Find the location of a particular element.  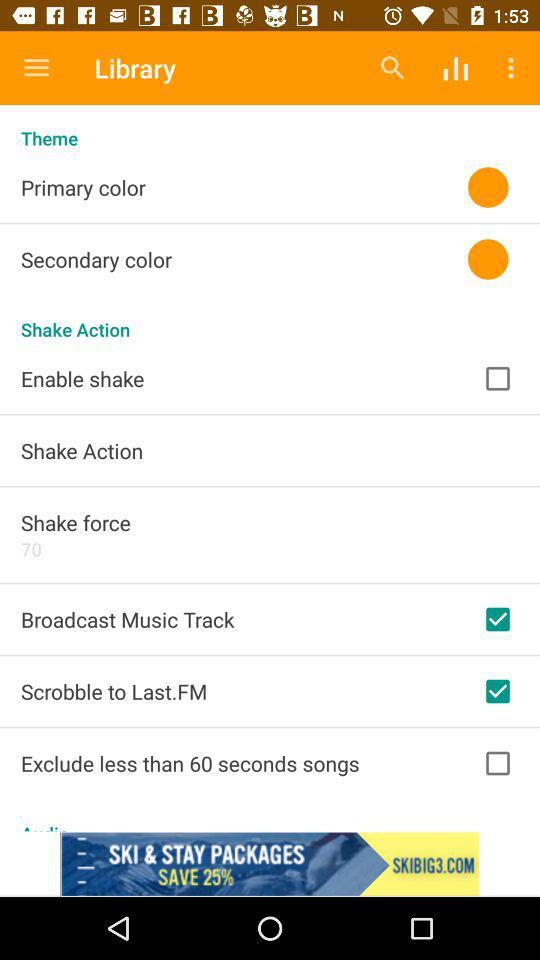

search icon which is in the orange background is located at coordinates (393, 68).